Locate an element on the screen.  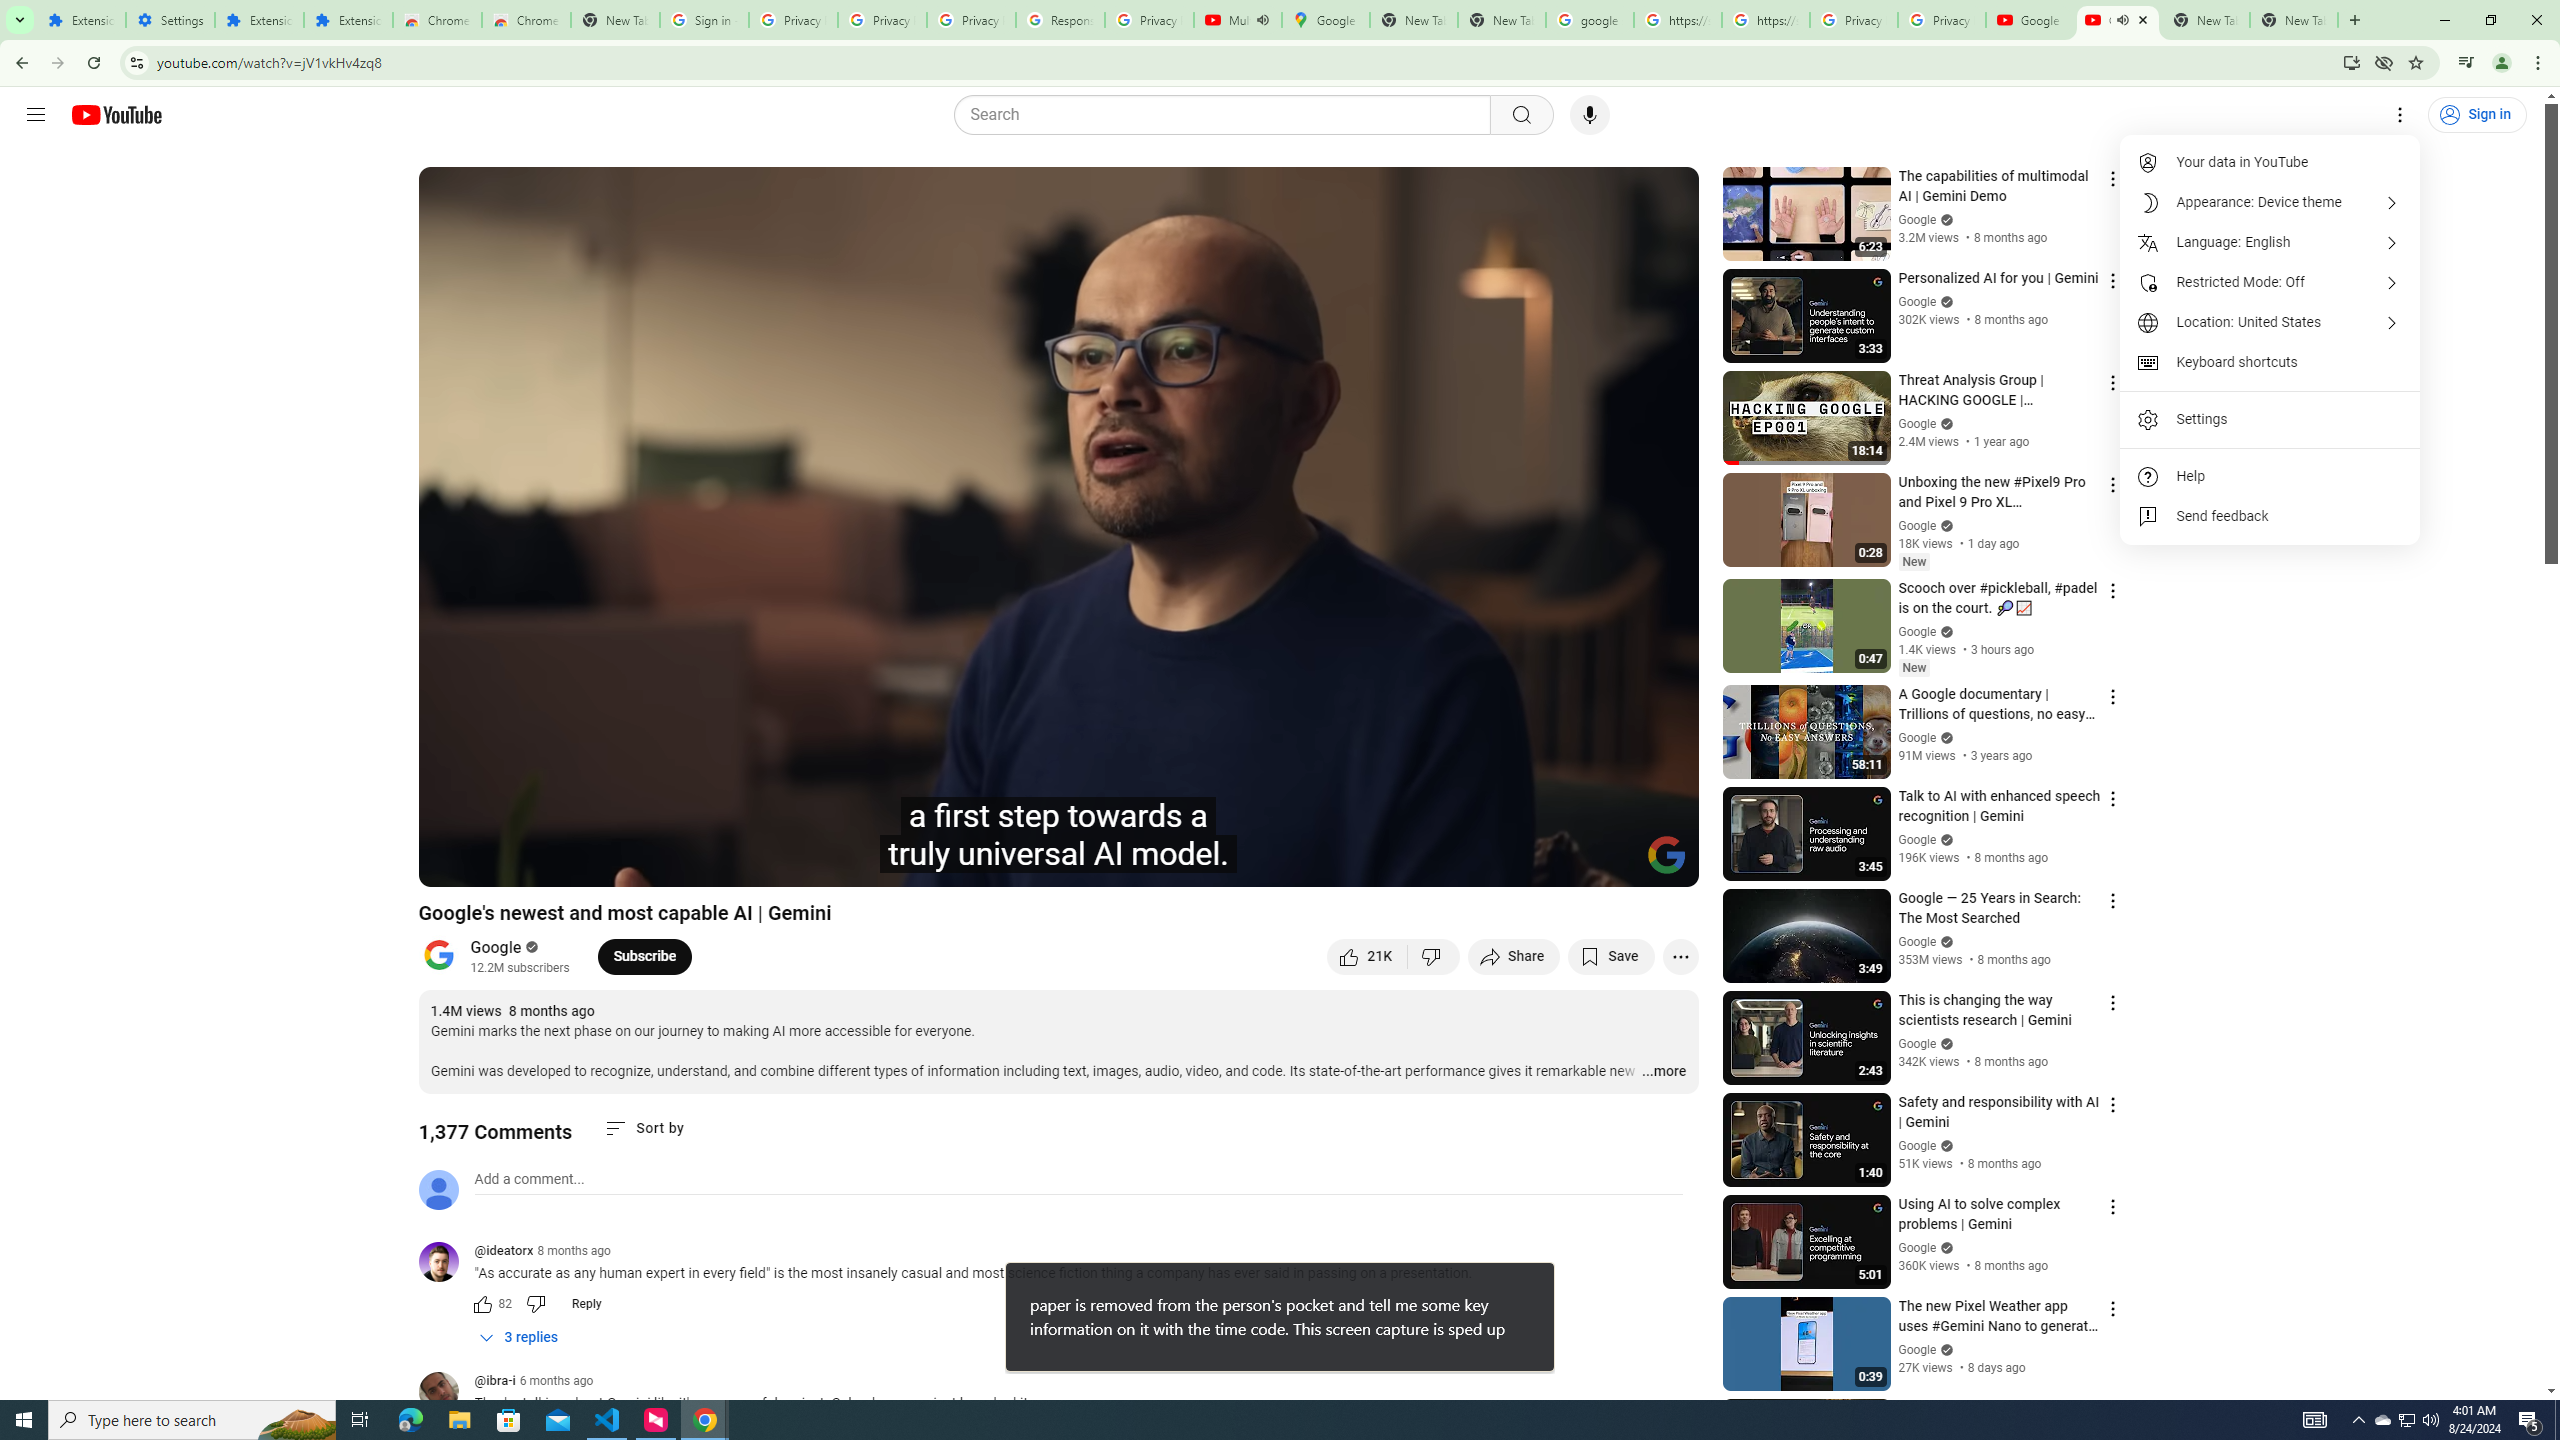
'Your data in YouTube' is located at coordinates (2270, 161).